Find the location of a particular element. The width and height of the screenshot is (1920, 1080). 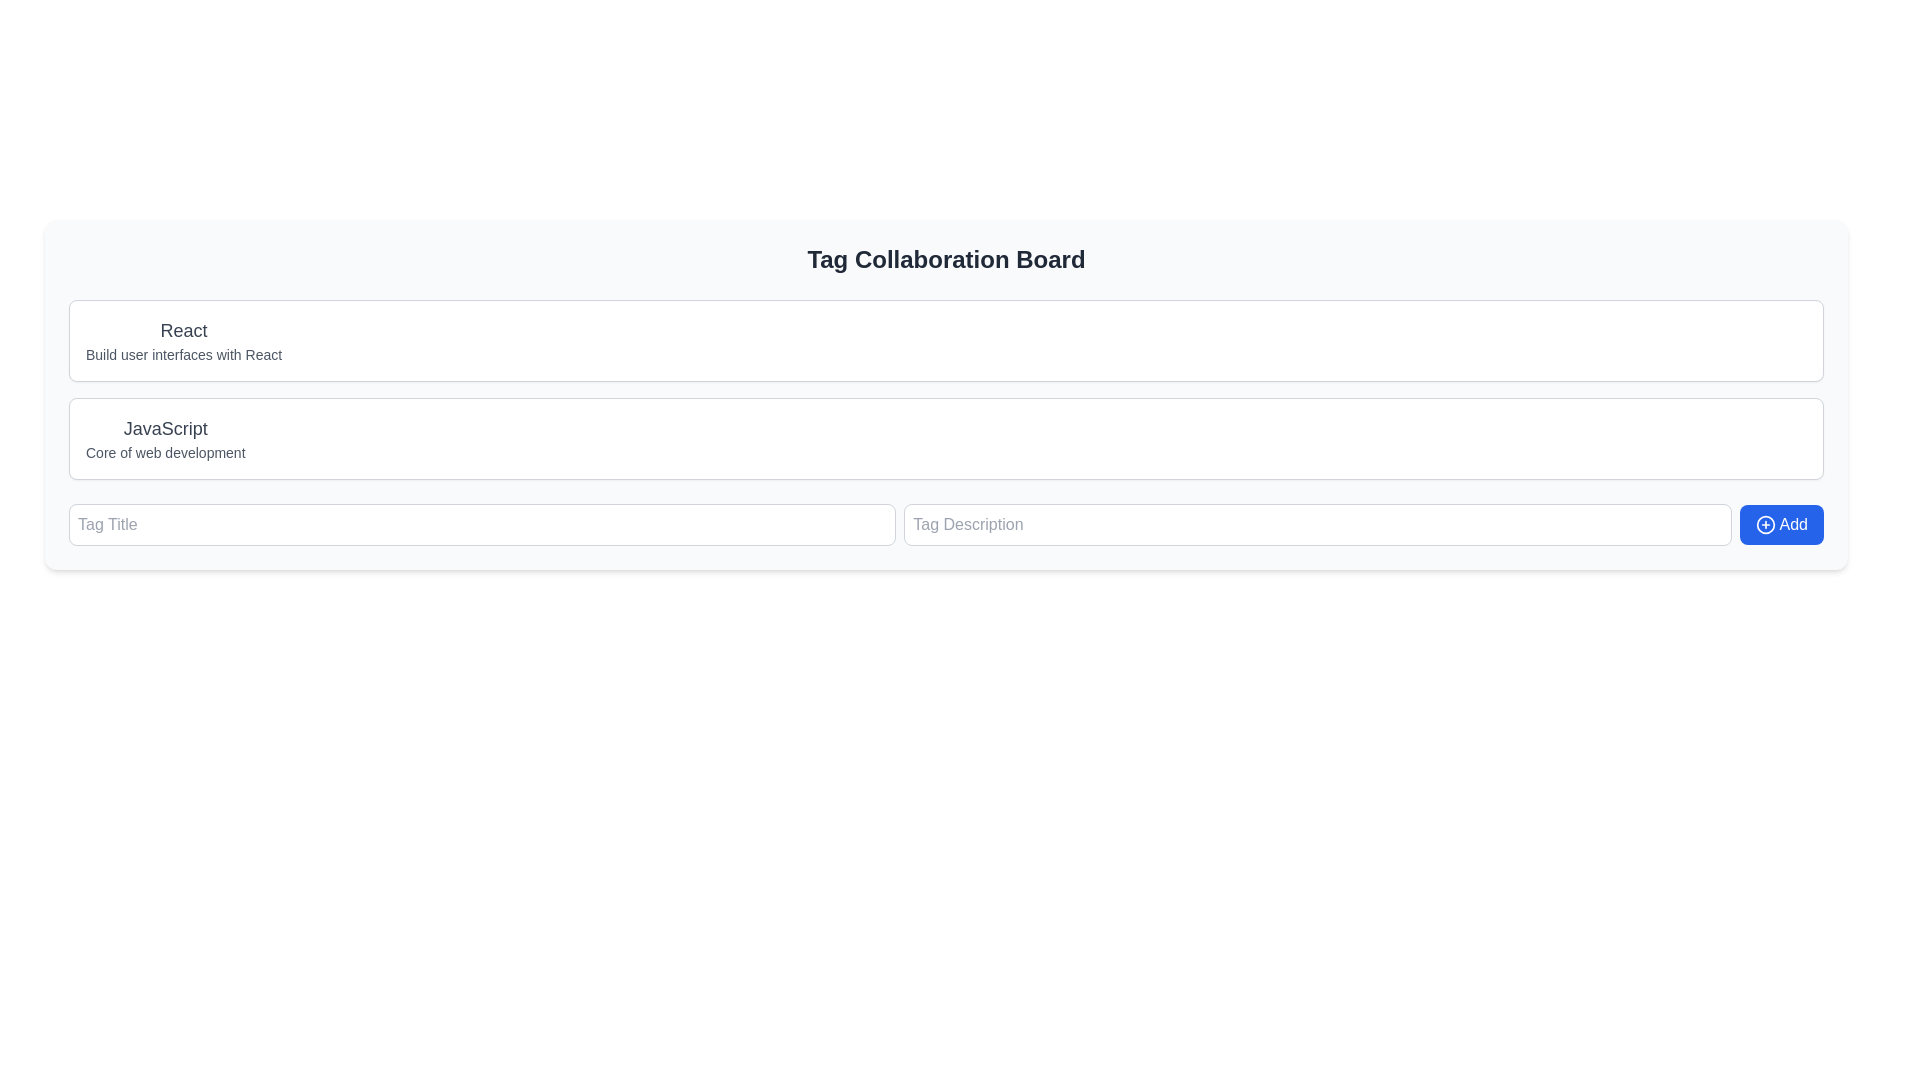

the blue rectangular 'Add' button with a white plus icon is located at coordinates (1781, 523).